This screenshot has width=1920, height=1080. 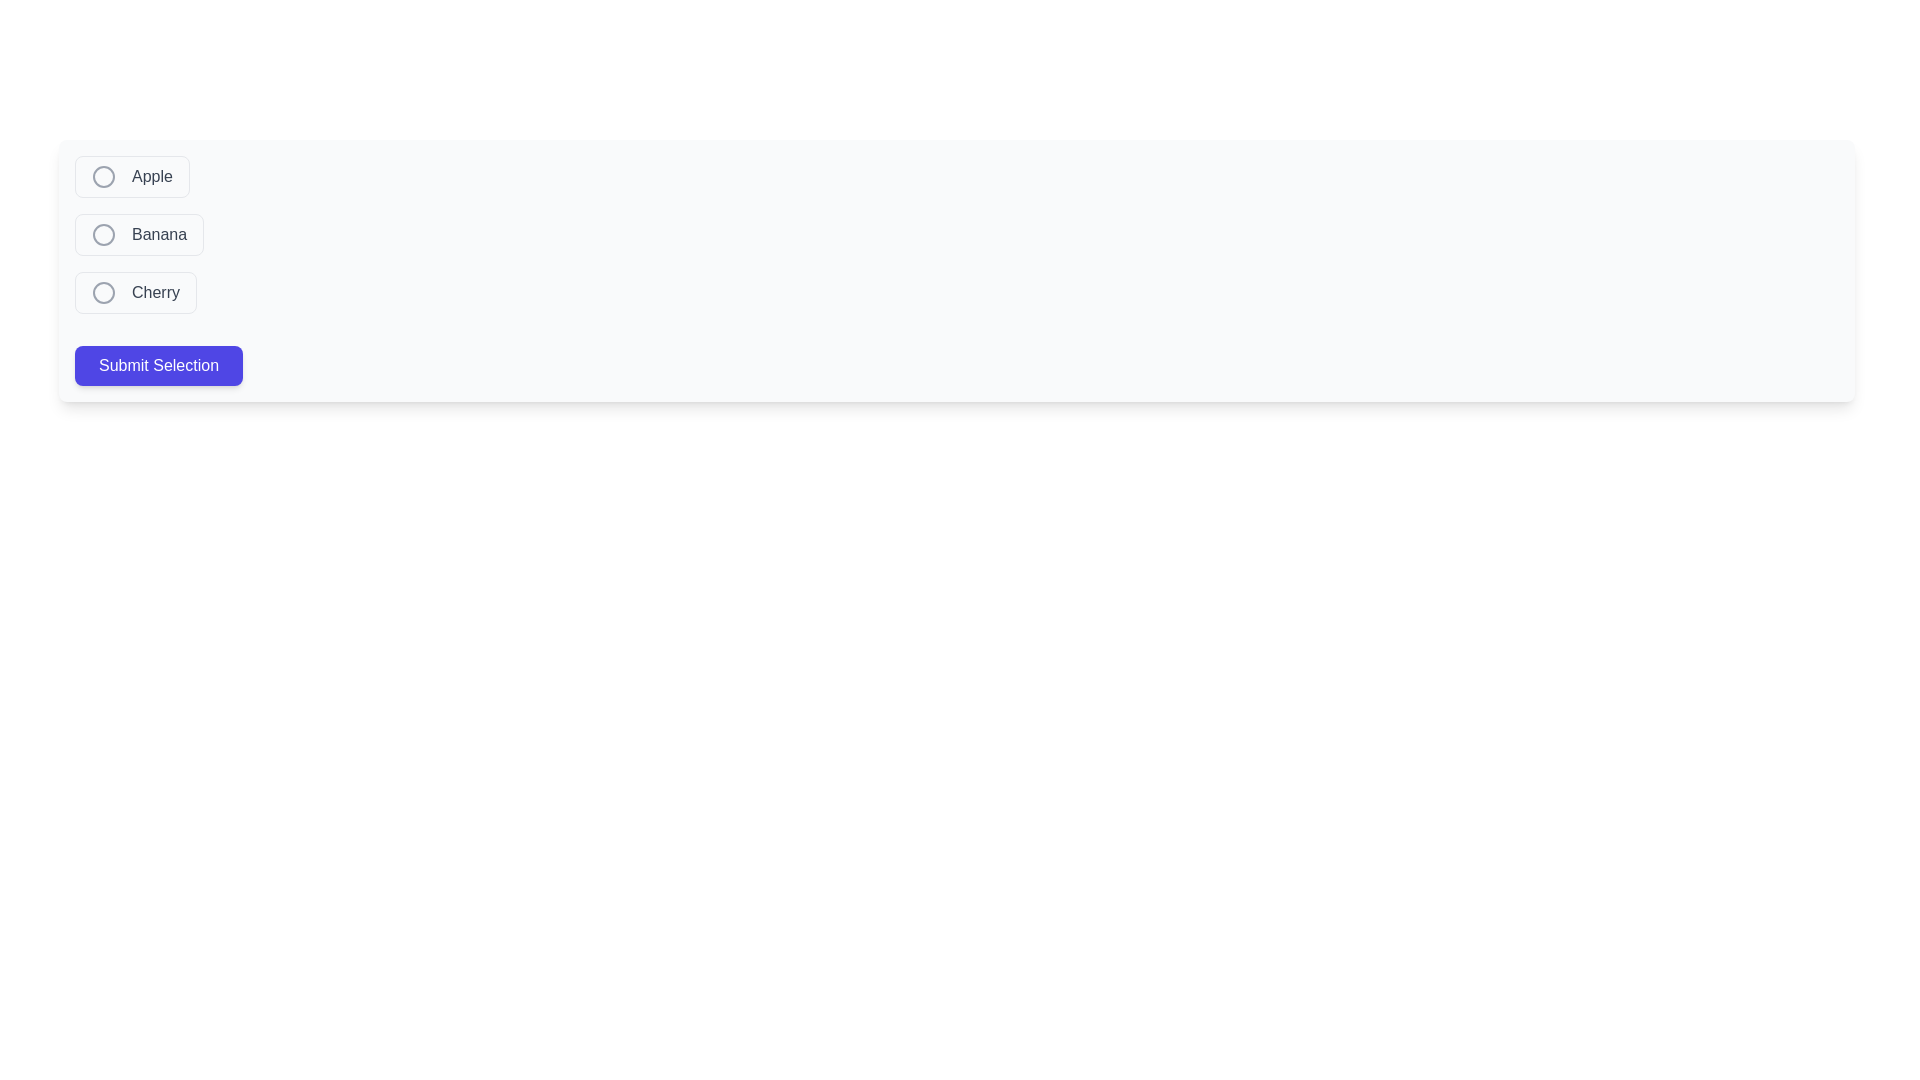 What do you see at coordinates (103, 293) in the screenshot?
I see `the circular radio button indicator` at bounding box center [103, 293].